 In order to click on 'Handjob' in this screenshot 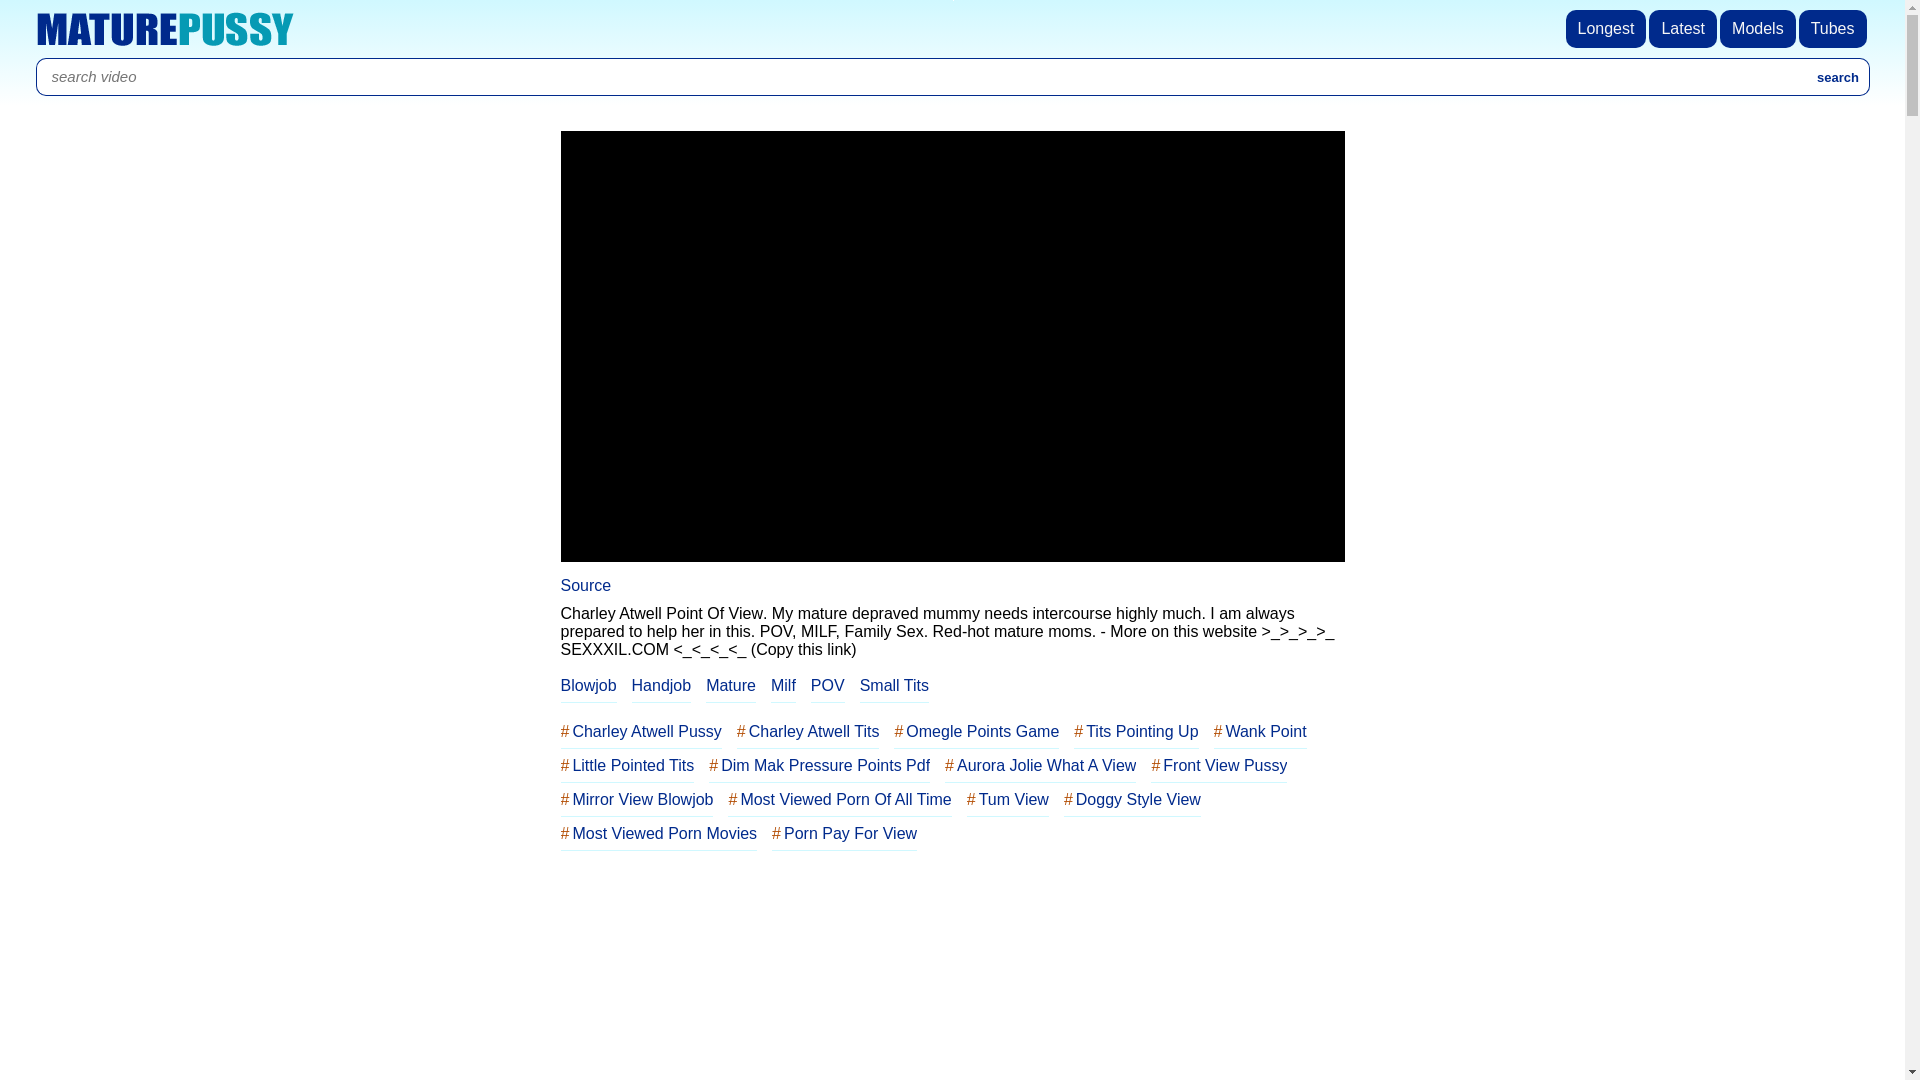, I will do `click(662, 685)`.